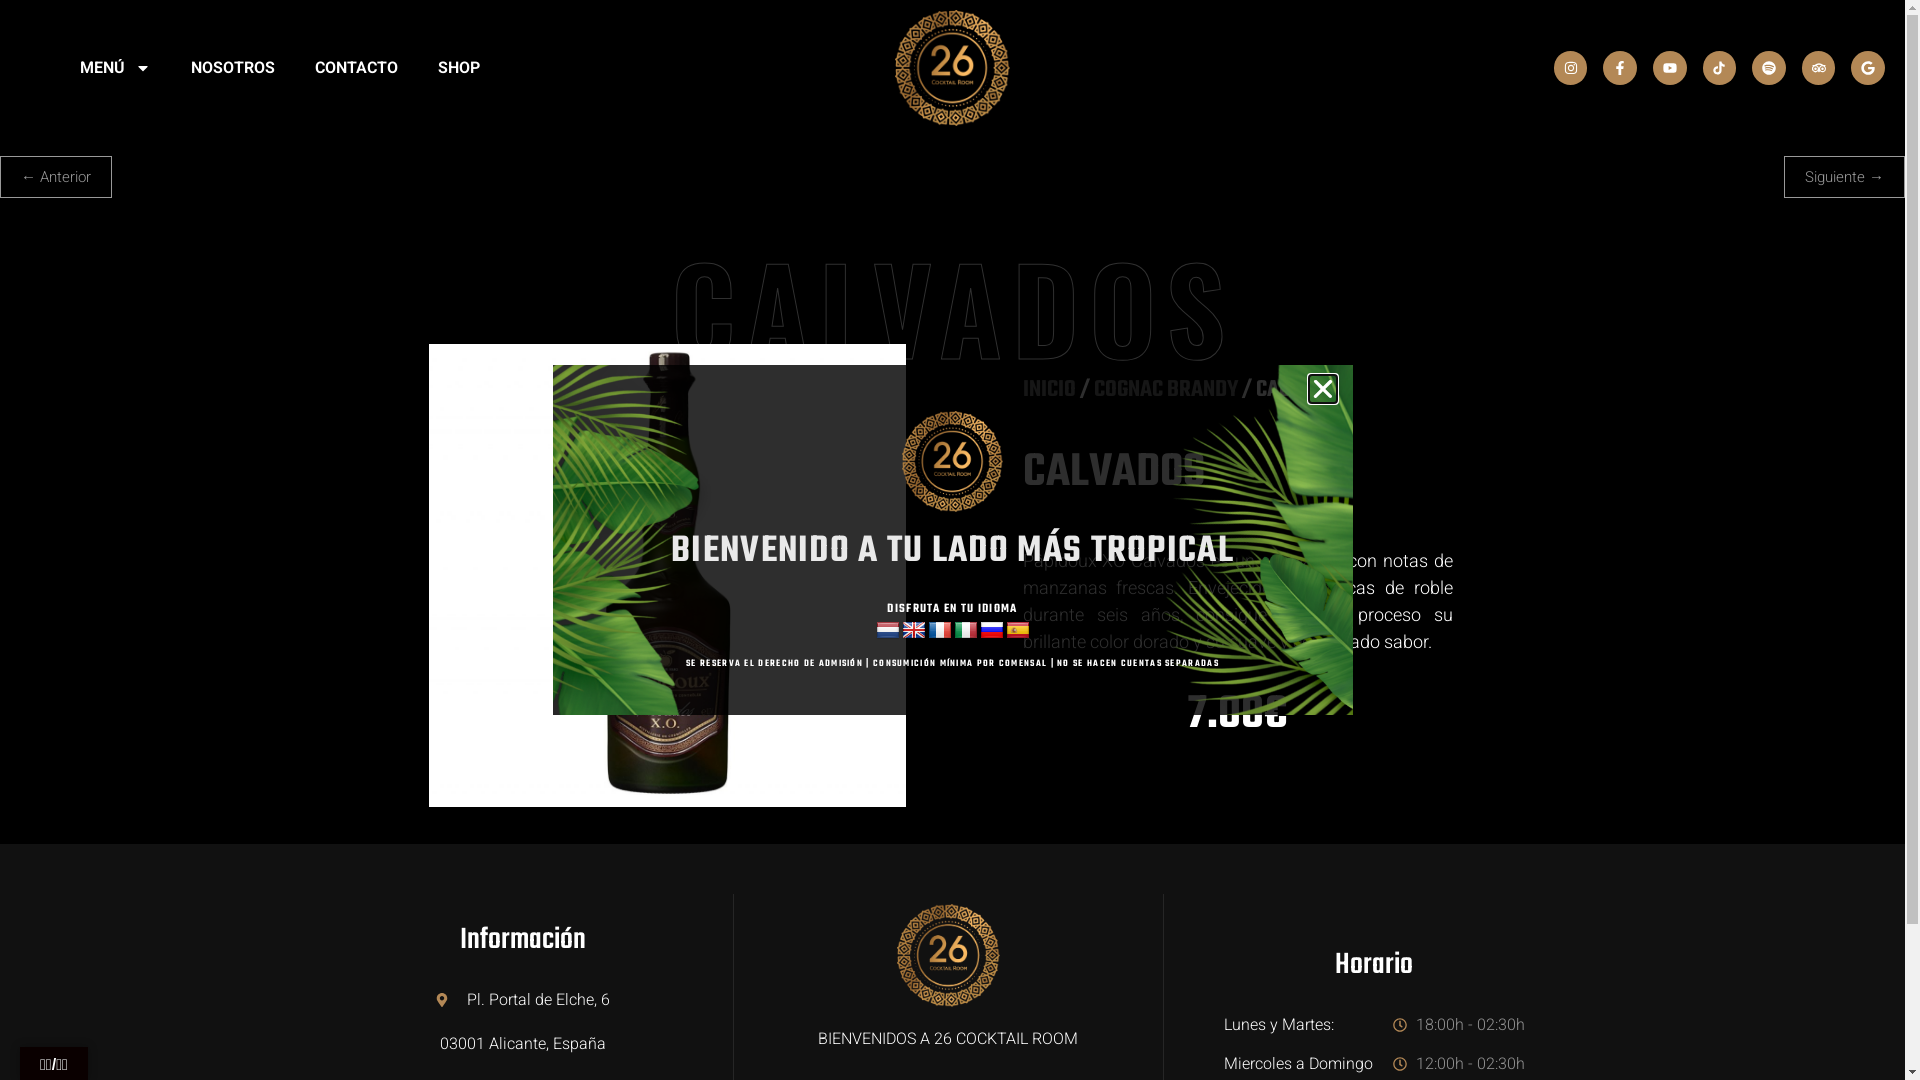  I want to click on 'SHOP', so click(458, 67).